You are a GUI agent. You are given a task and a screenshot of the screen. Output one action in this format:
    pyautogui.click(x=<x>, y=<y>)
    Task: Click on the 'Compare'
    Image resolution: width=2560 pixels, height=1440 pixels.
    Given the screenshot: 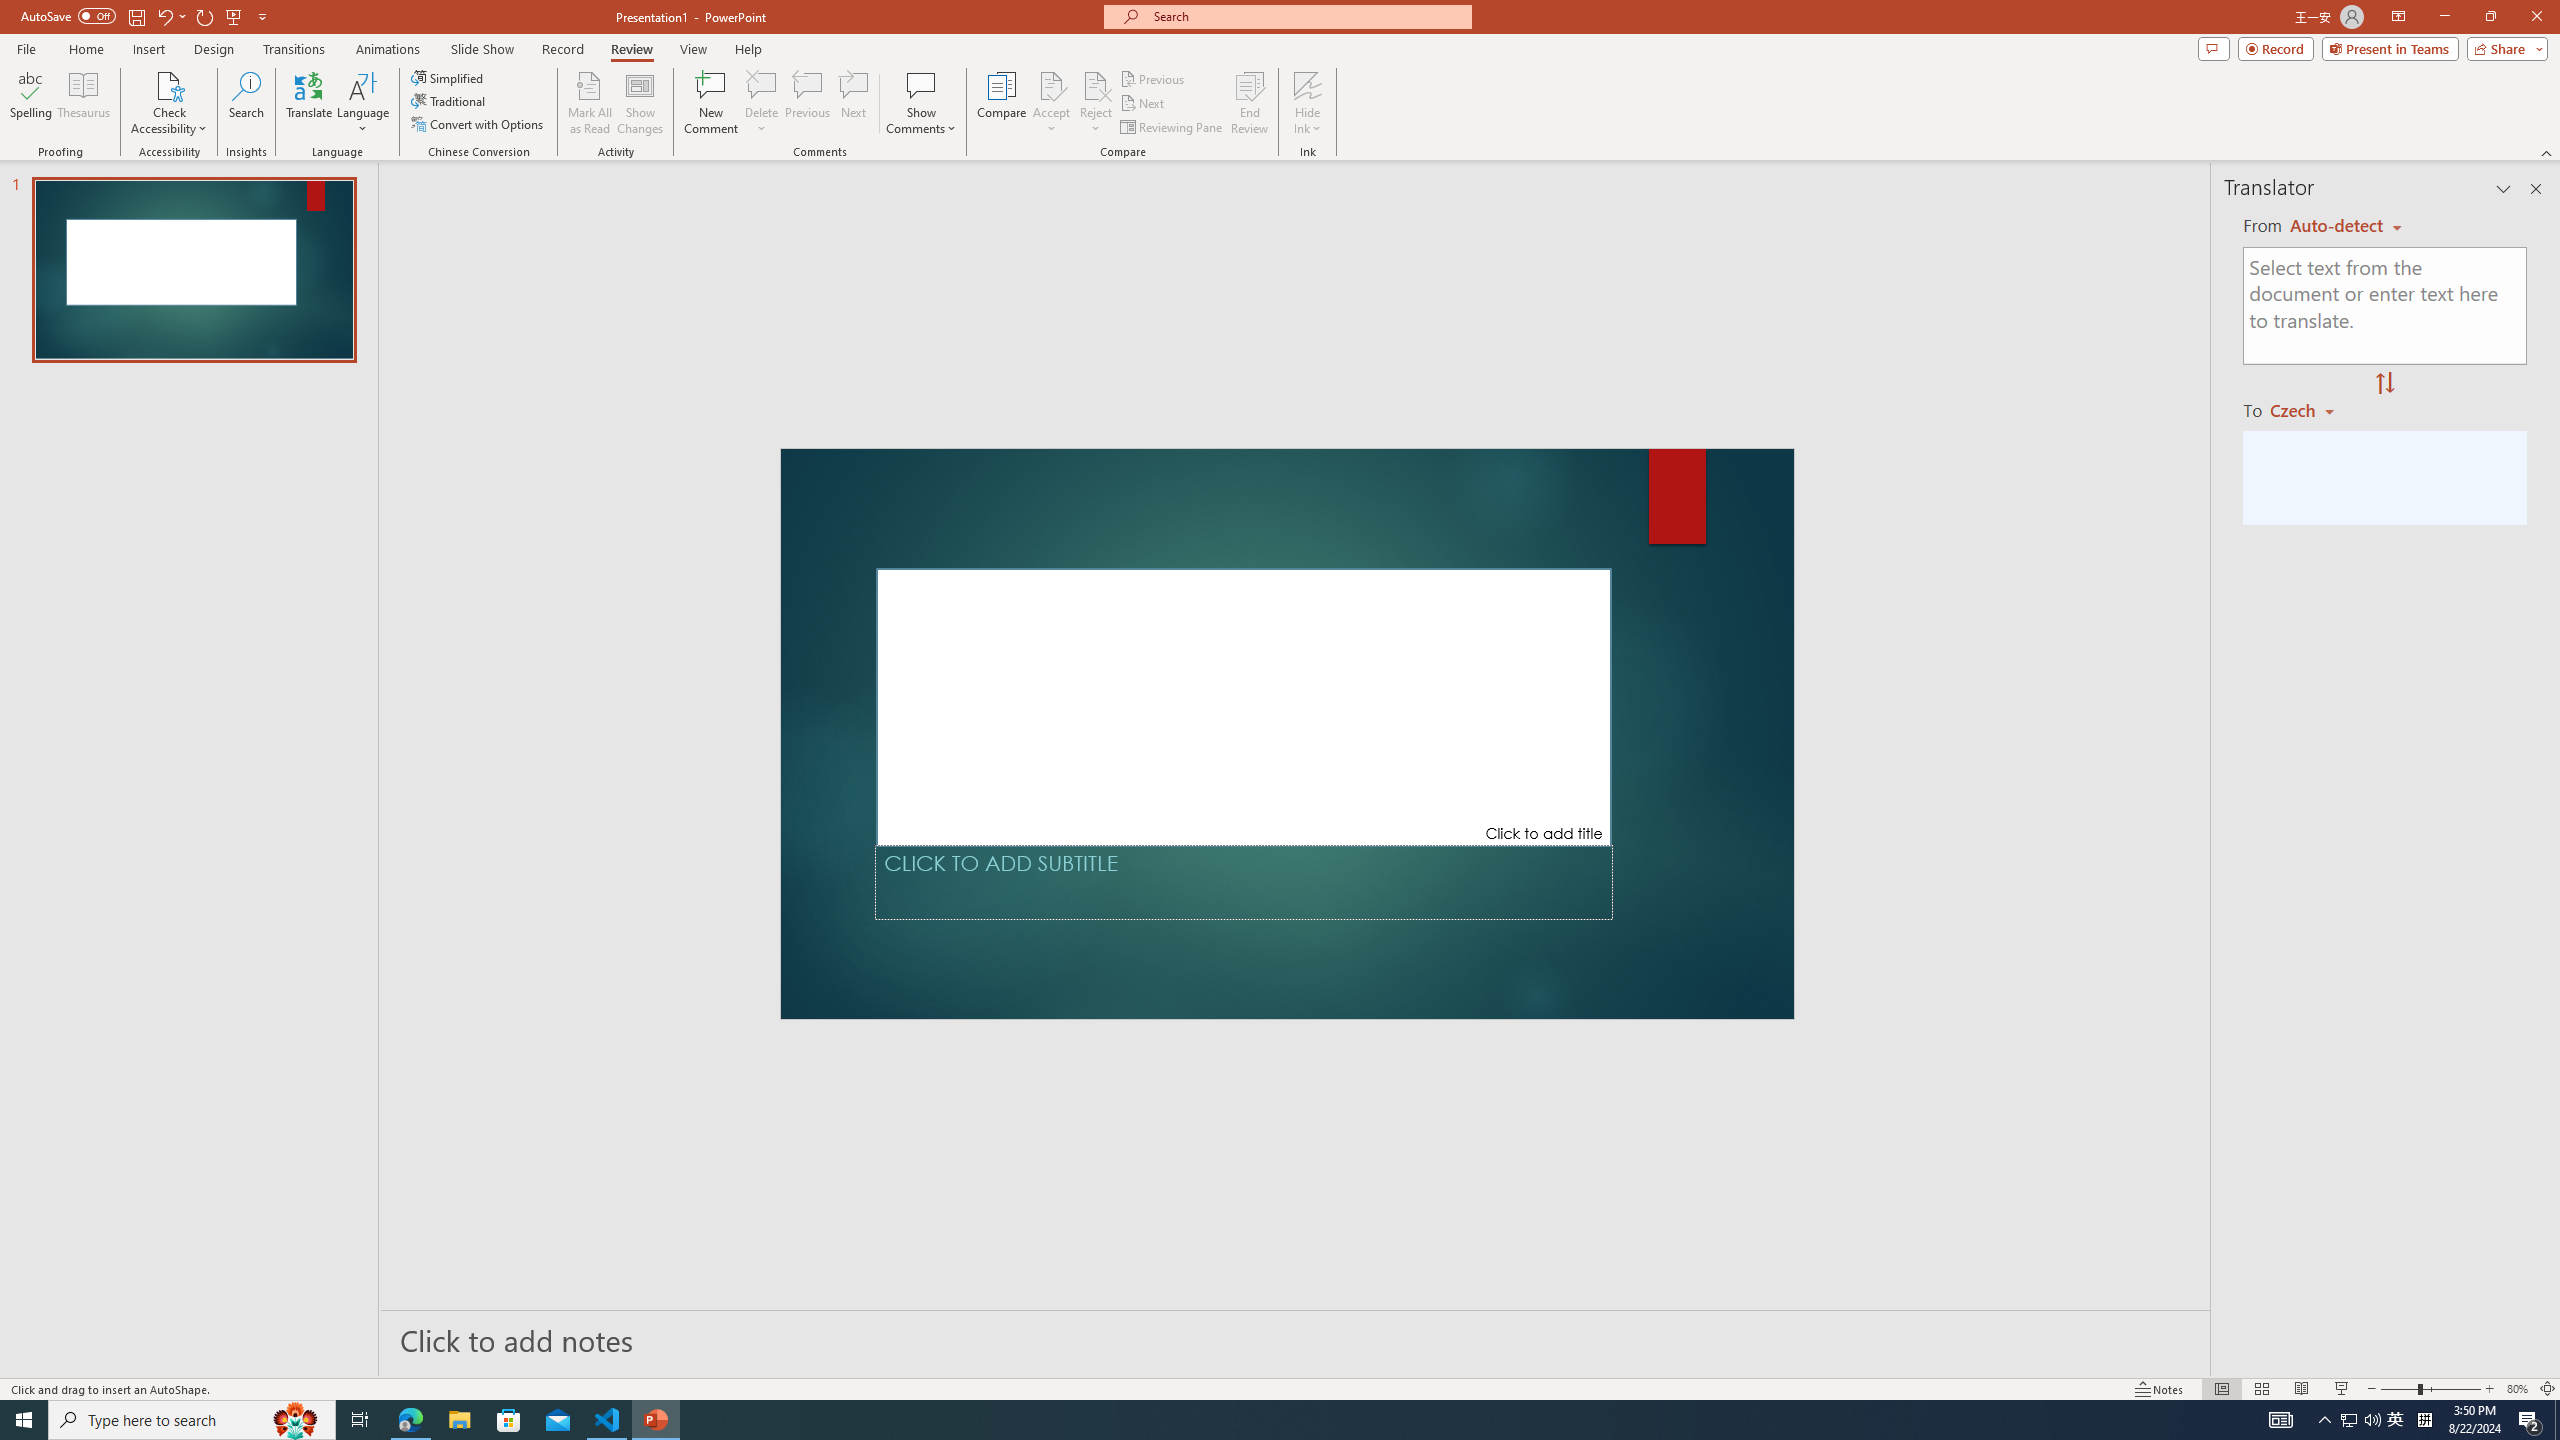 What is the action you would take?
    pyautogui.click(x=1002, y=103)
    